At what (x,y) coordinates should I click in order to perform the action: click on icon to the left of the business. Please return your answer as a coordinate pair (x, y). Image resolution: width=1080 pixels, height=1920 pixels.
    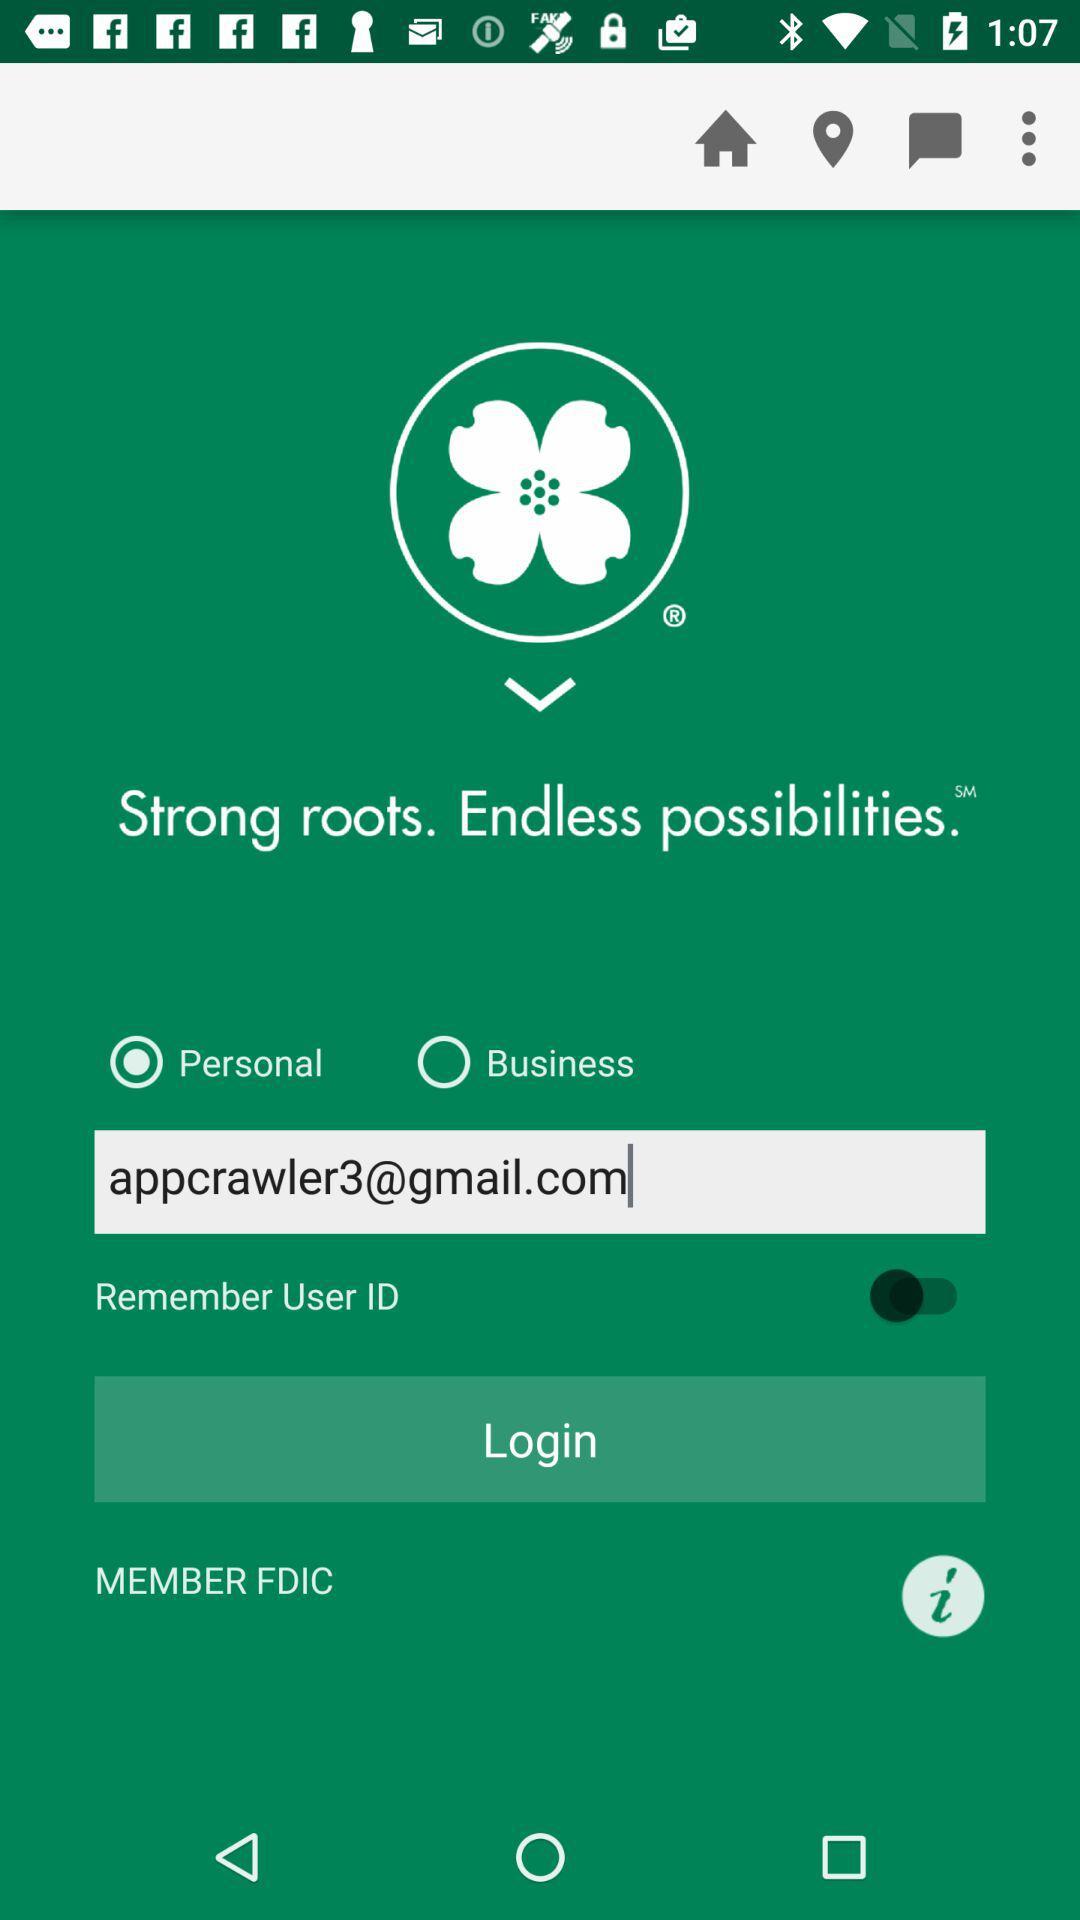
    Looking at the image, I should click on (208, 1060).